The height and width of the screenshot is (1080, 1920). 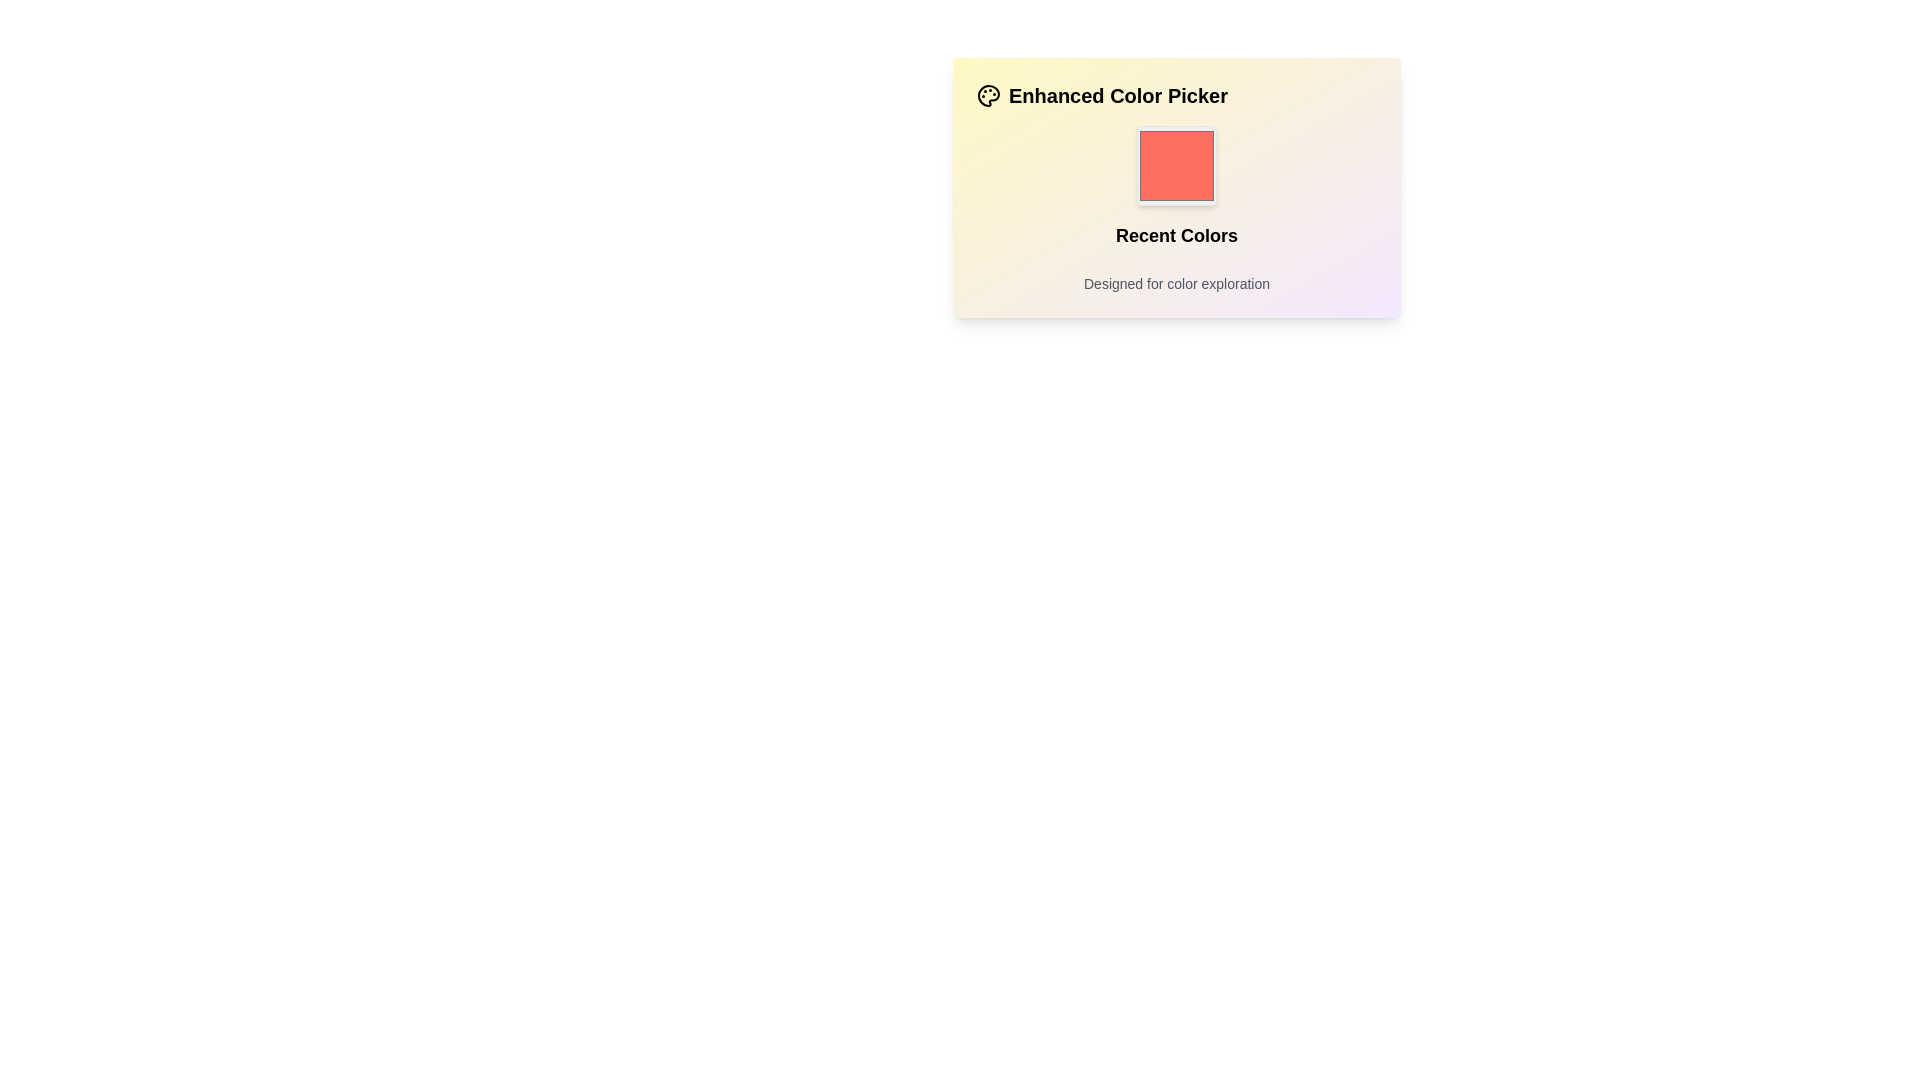 I want to click on the Information Display Section that visually represents recently selected colors, located centrally below the 'Enhanced Color Picker' title, so click(x=1176, y=209).